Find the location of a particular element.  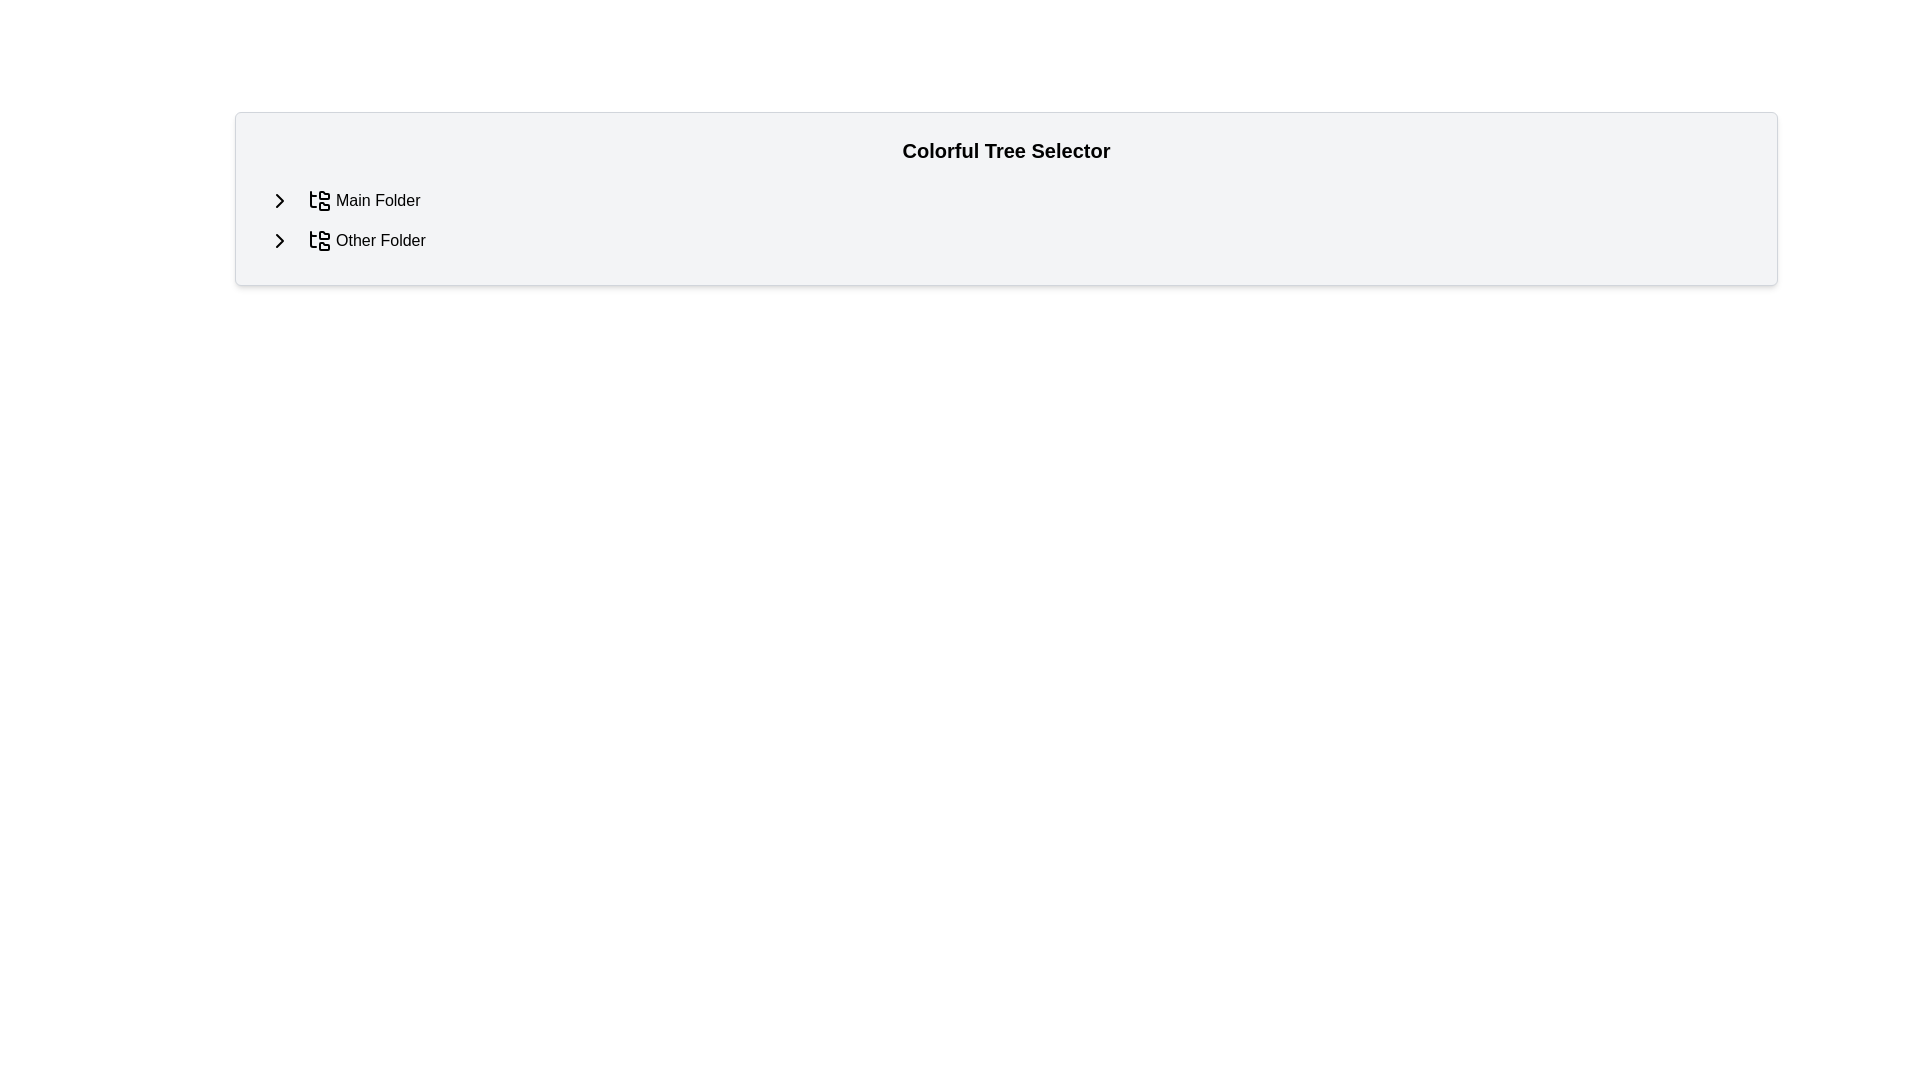

the text header labeled 'Colorful Tree Selector', which is prominently displayed in bold, large font at the top of the section is located at coordinates (1006, 149).